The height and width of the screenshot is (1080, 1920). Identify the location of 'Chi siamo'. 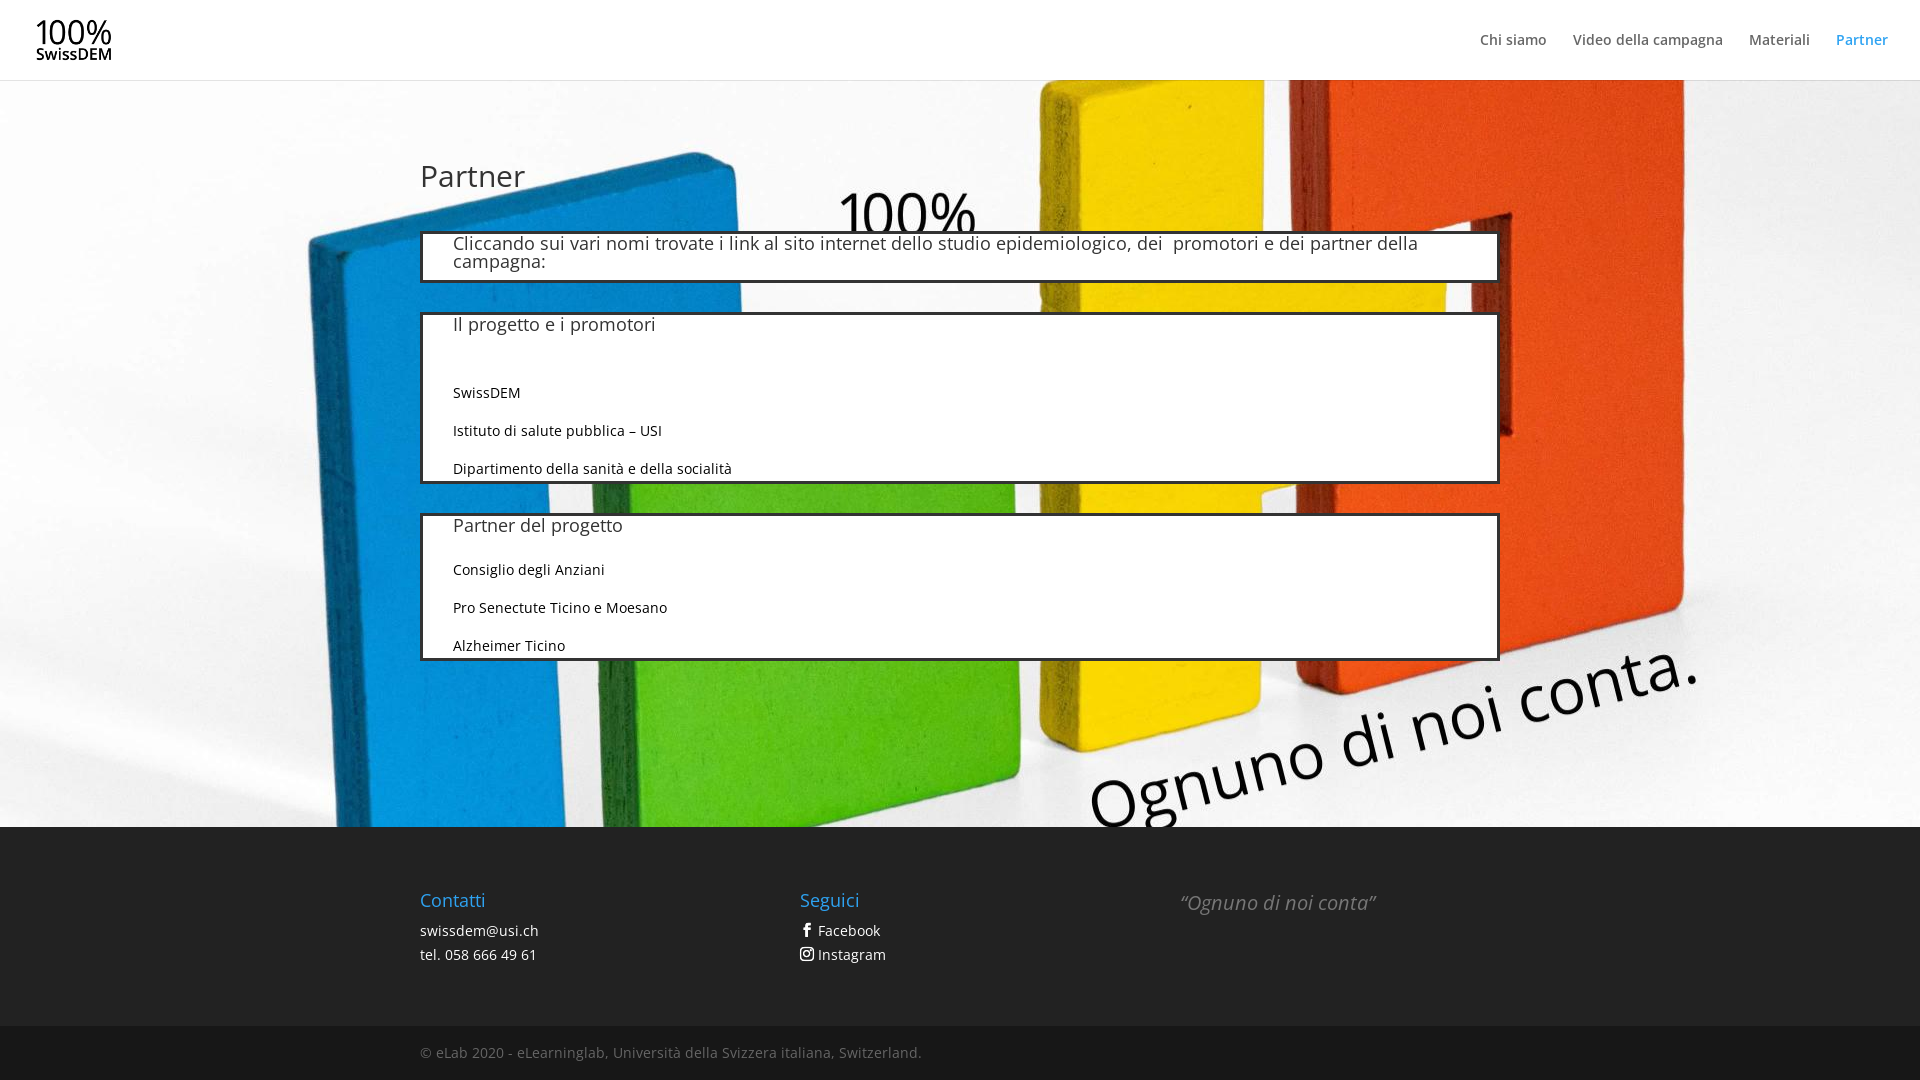
(1513, 55).